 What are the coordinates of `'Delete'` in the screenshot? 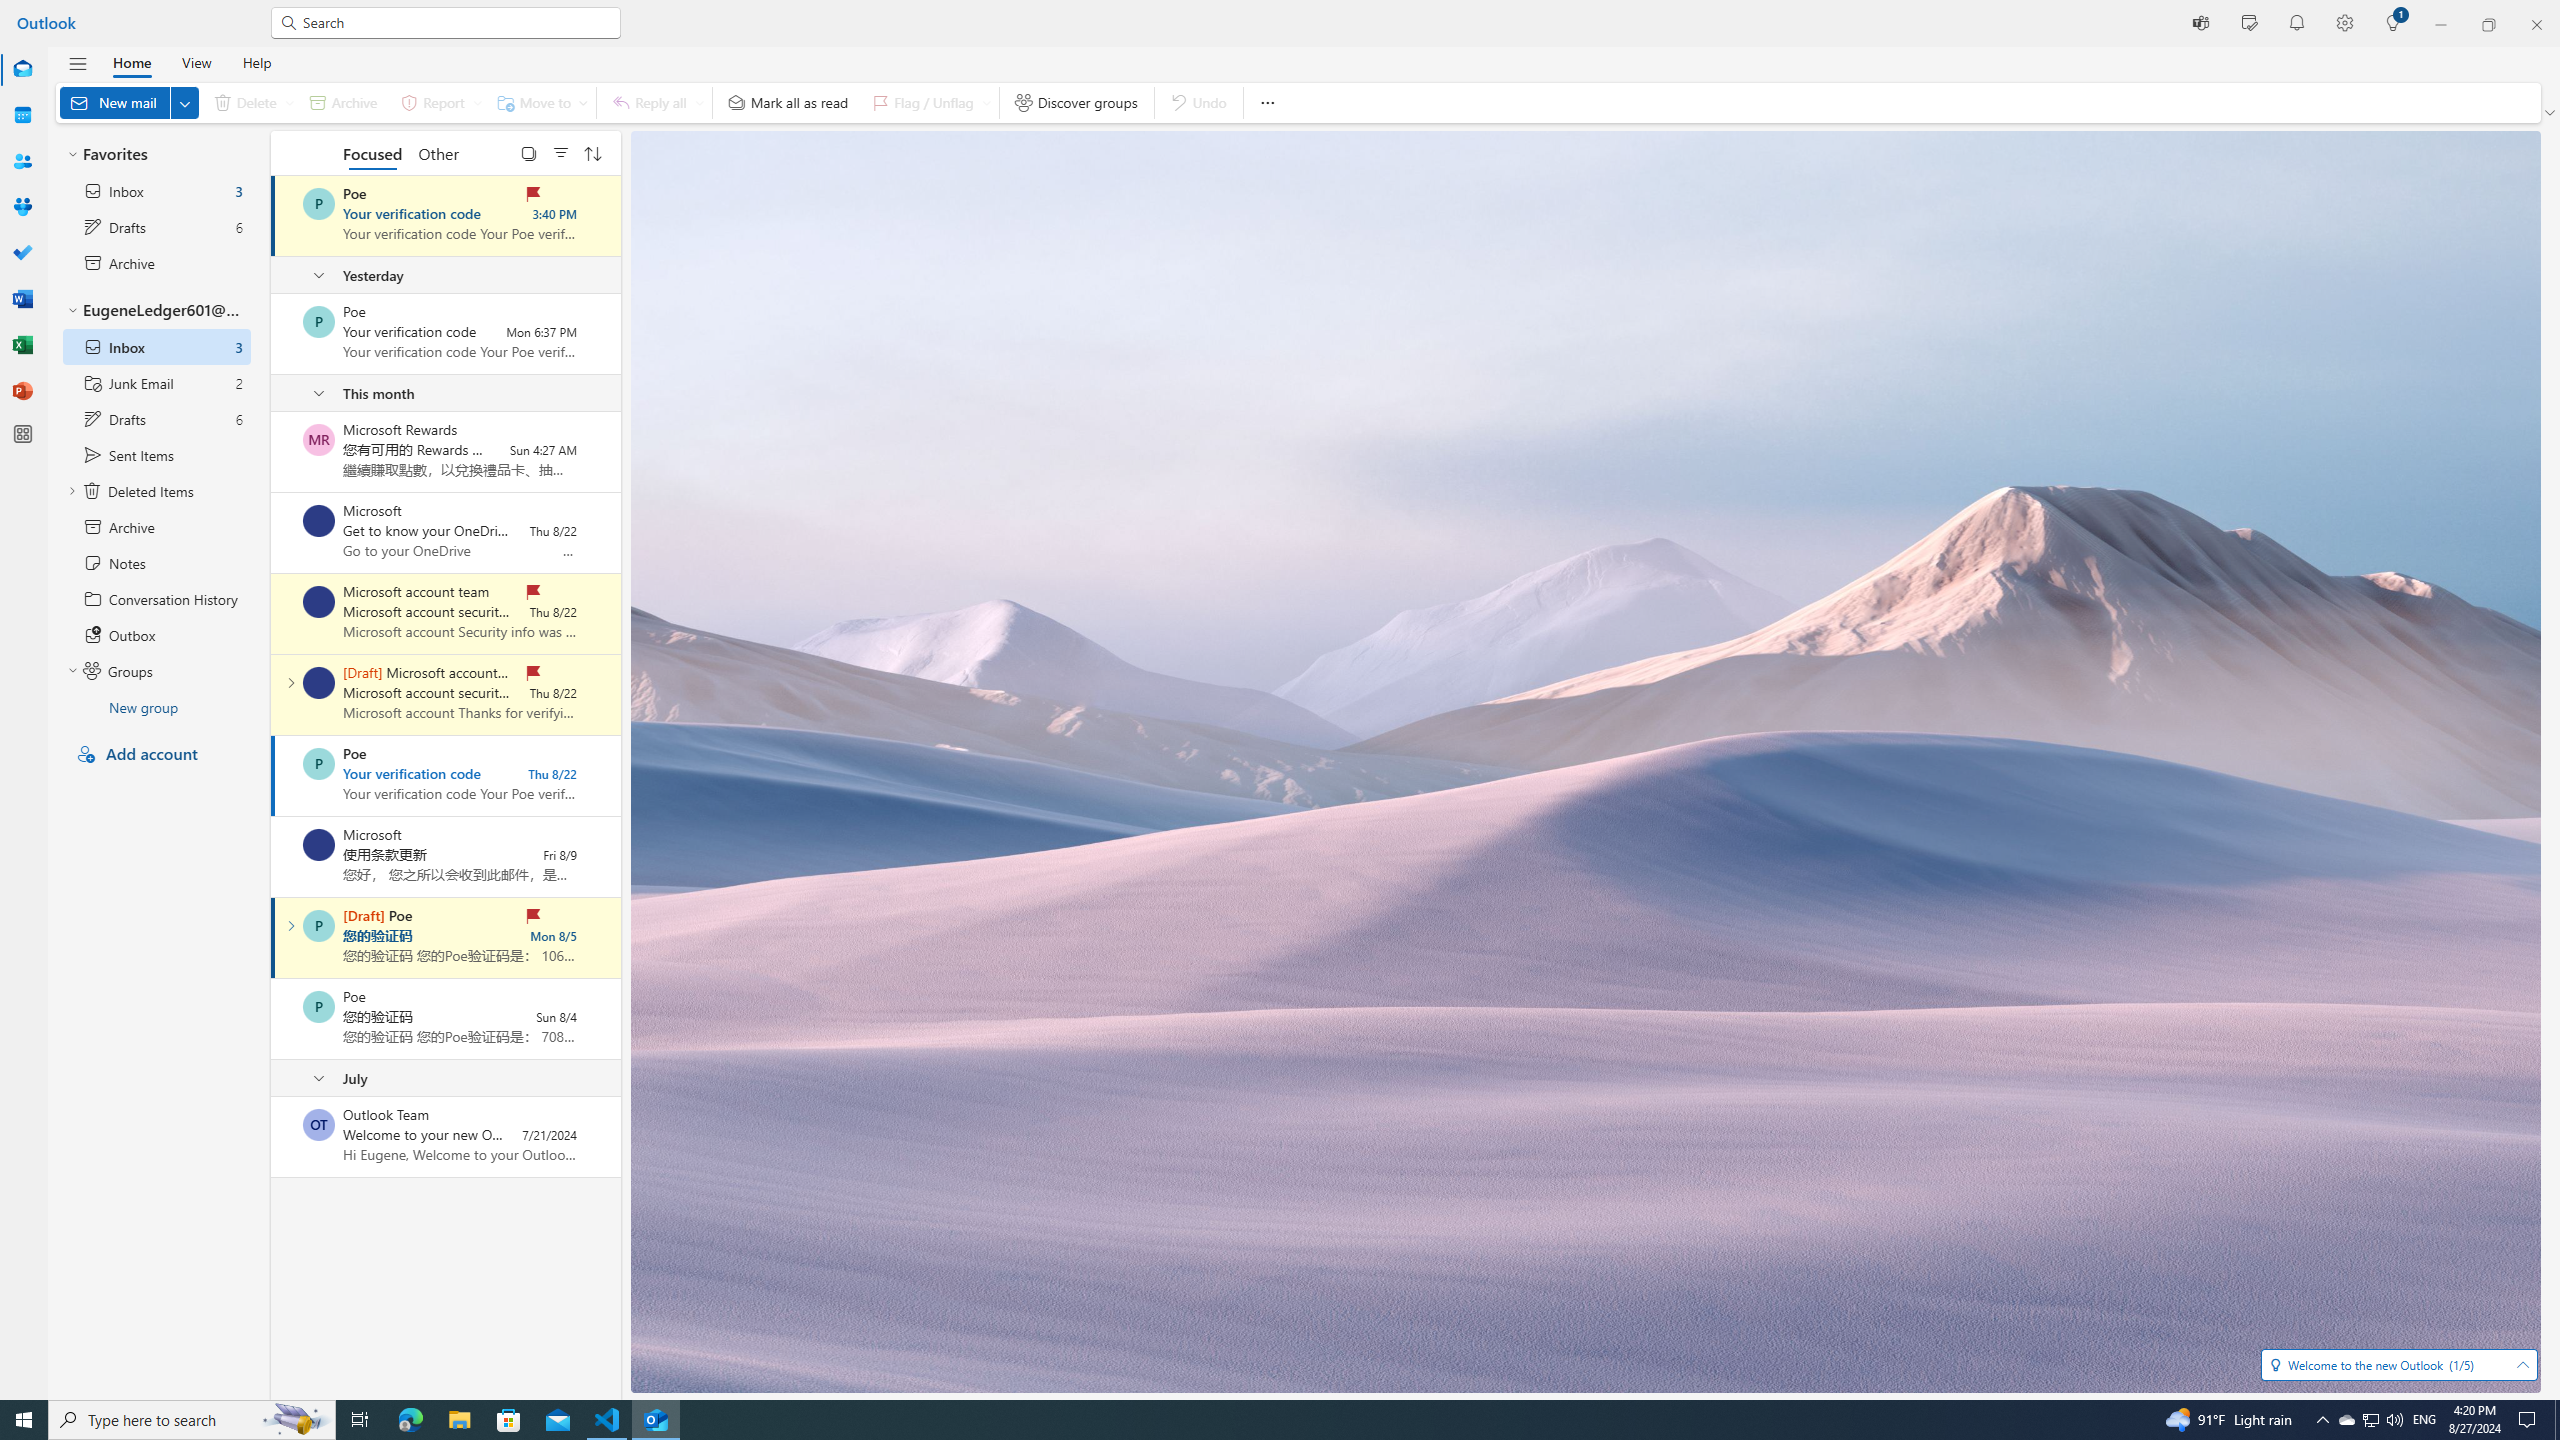 It's located at (248, 102).